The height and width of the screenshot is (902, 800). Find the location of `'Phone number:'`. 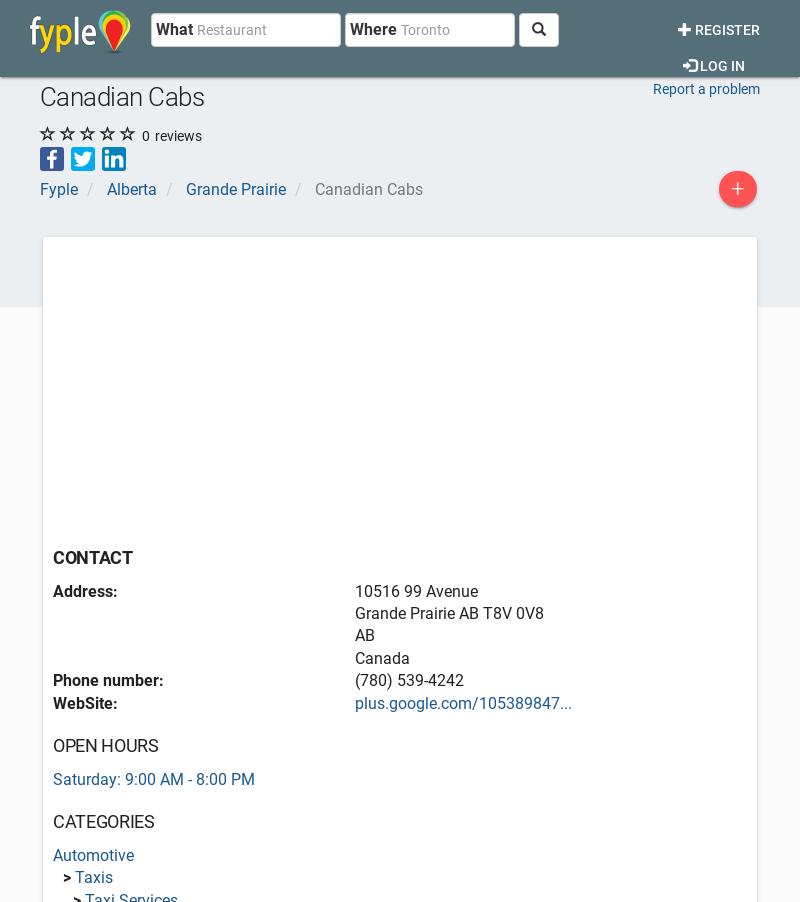

'Phone number:' is located at coordinates (107, 680).